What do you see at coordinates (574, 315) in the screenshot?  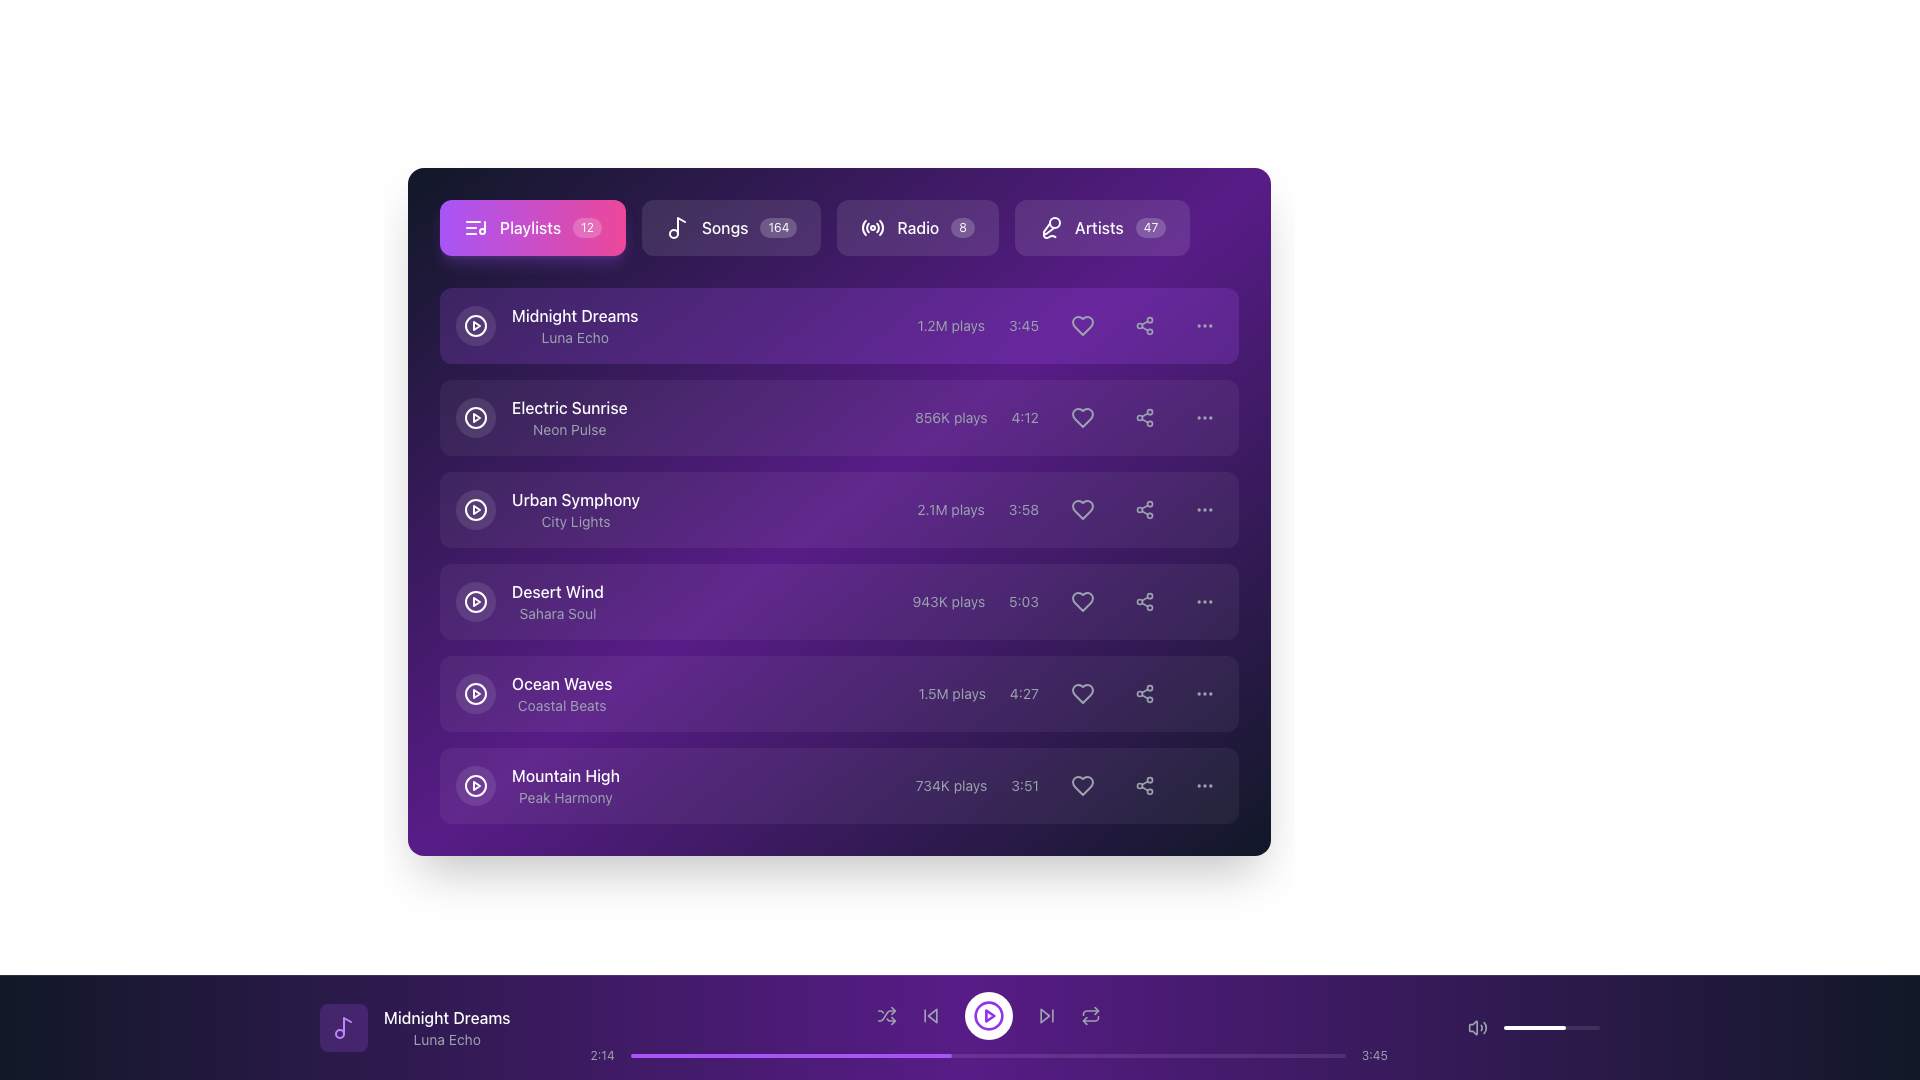 I see `text label 'Midnight Dreams' which is styled in bold white font and prominently displayed on a purple background as the first entry in the playlist view` at bounding box center [574, 315].